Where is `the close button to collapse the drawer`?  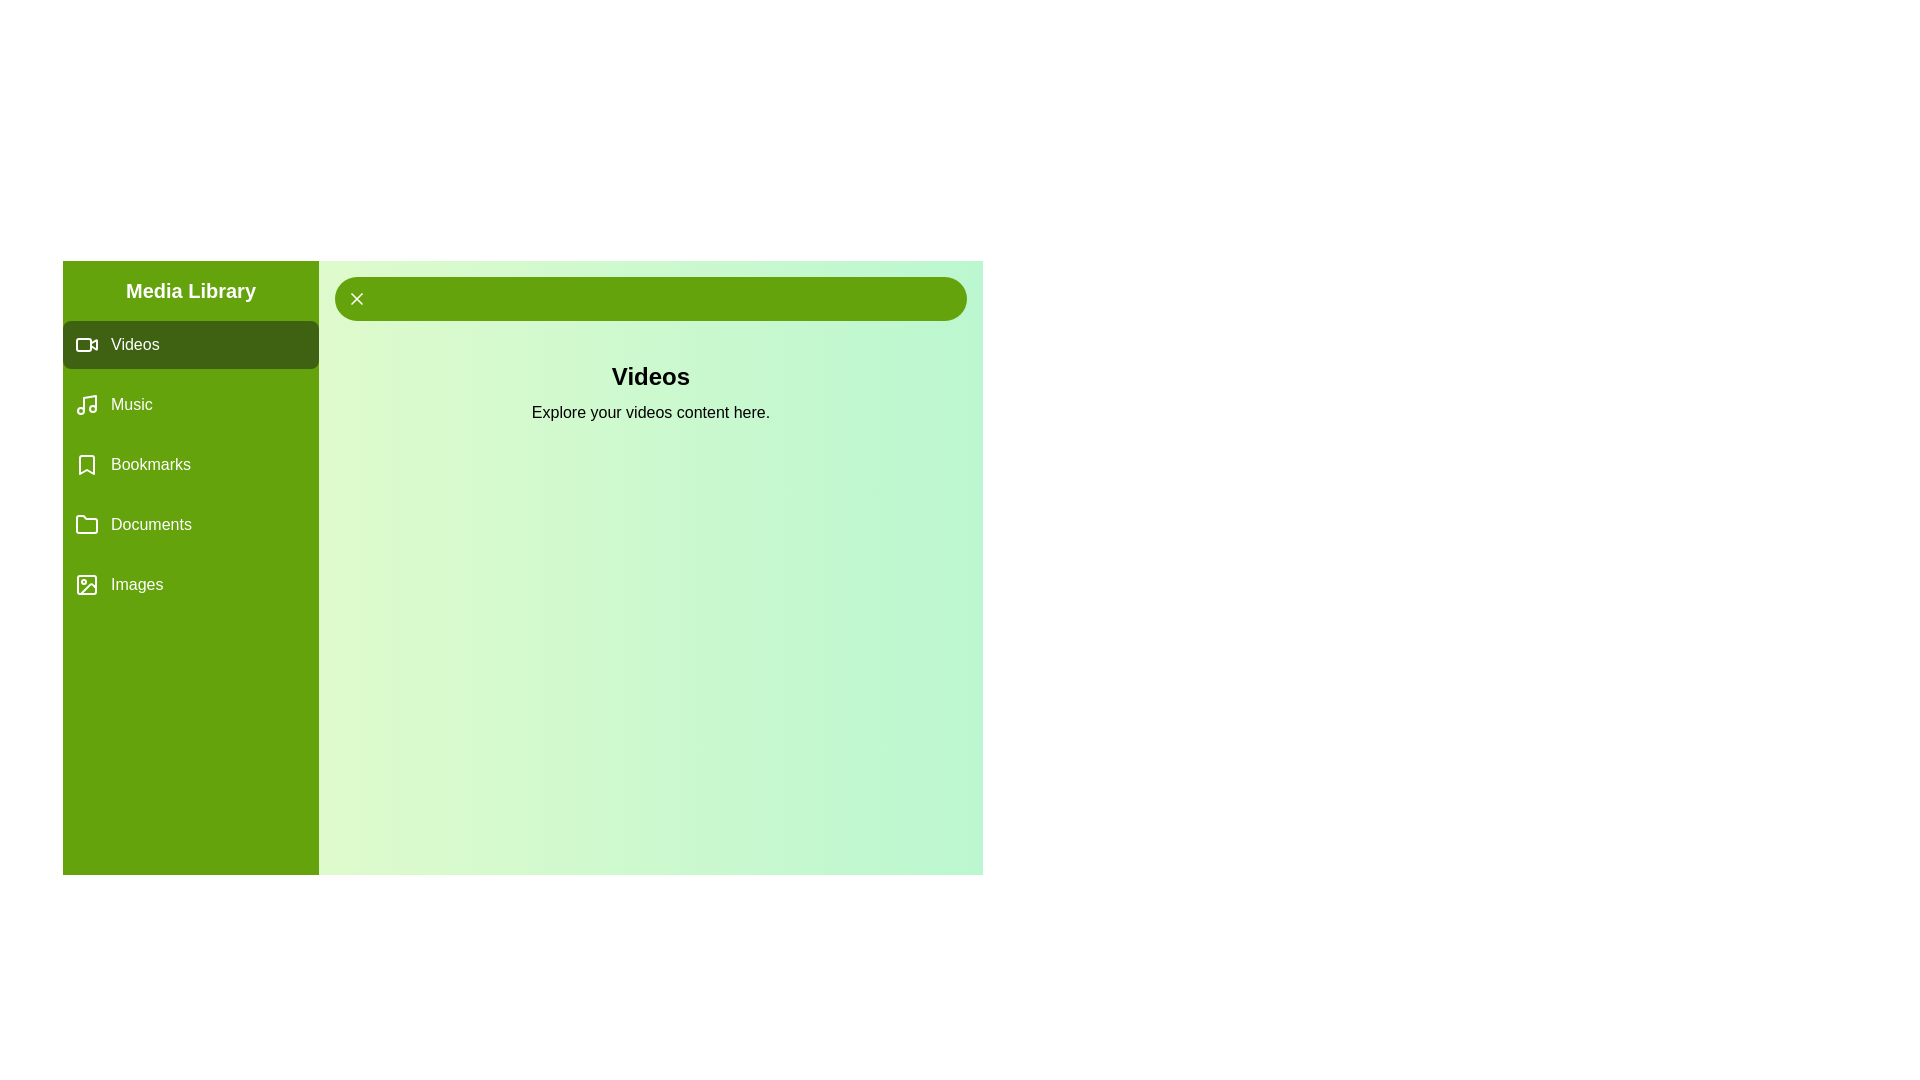
the close button to collapse the drawer is located at coordinates (356, 299).